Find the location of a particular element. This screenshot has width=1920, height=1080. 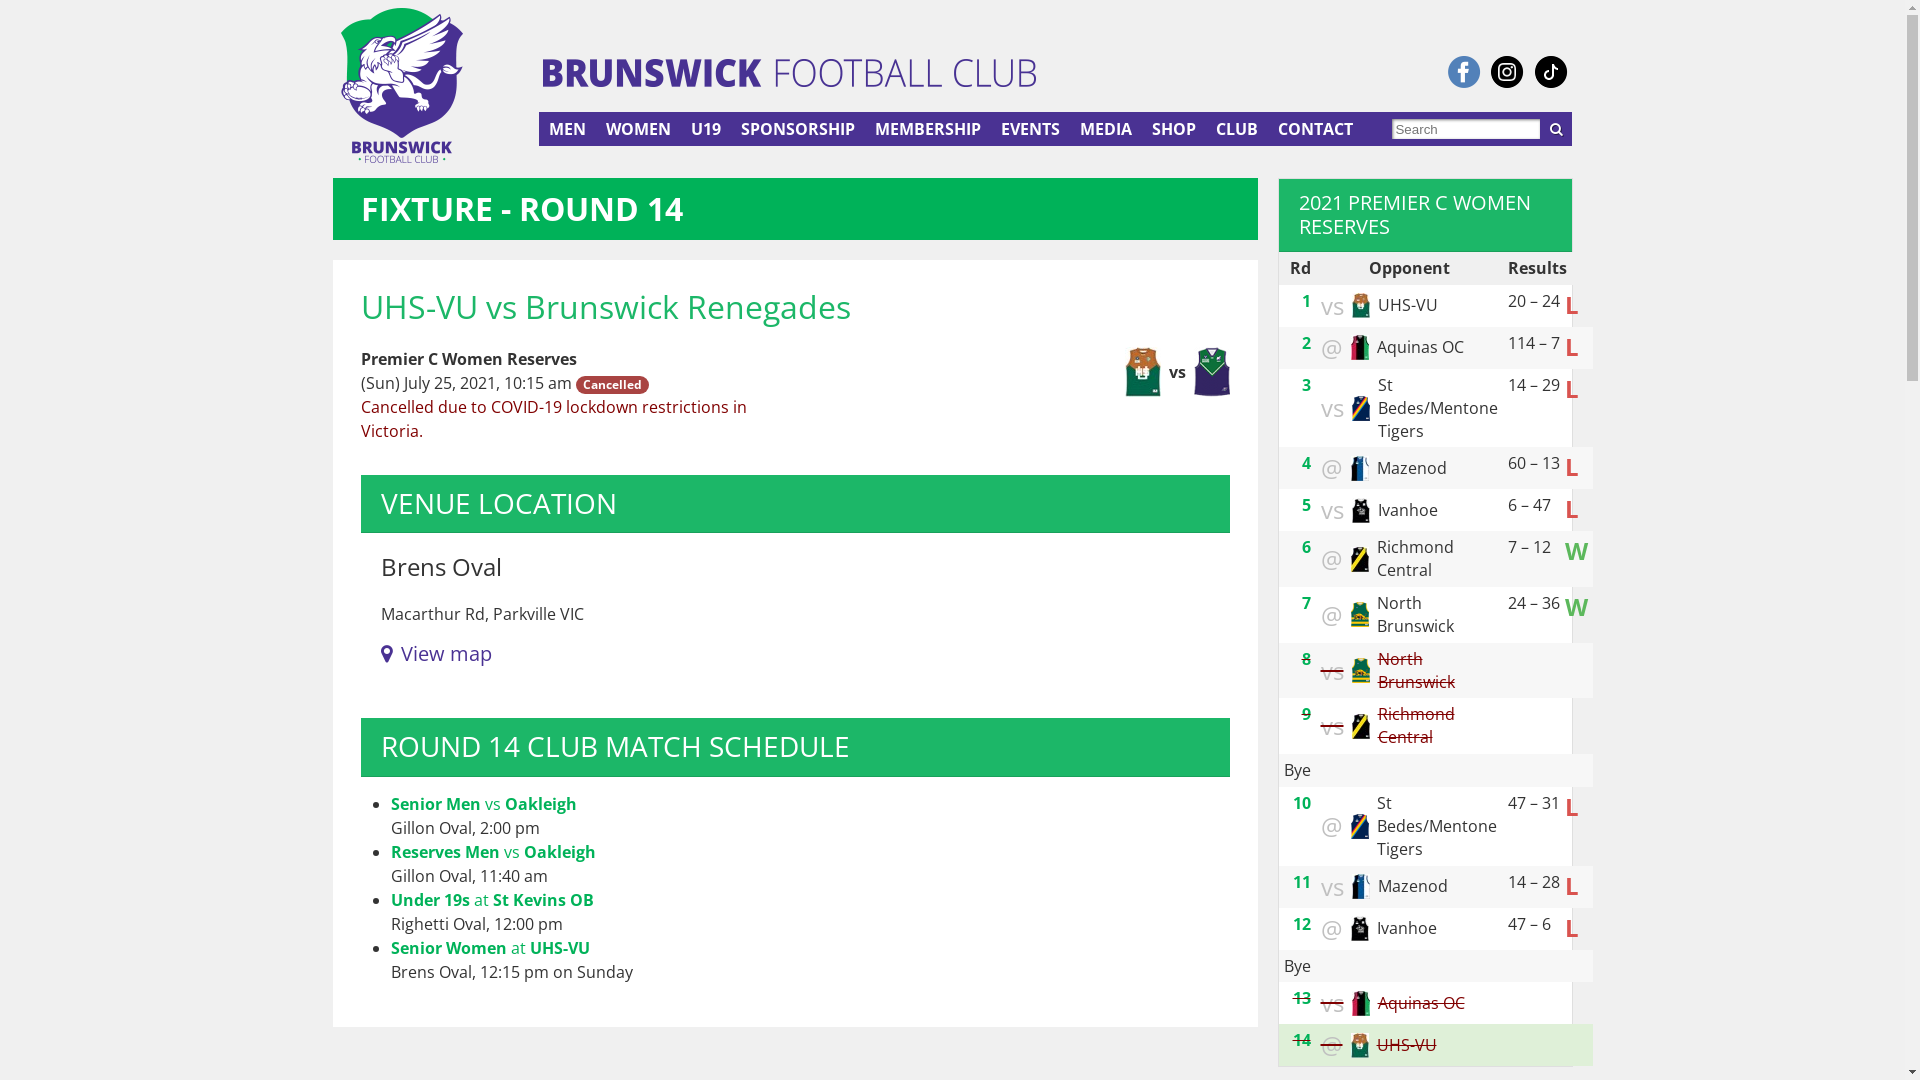

'UHS-VU' is located at coordinates (1360, 305).